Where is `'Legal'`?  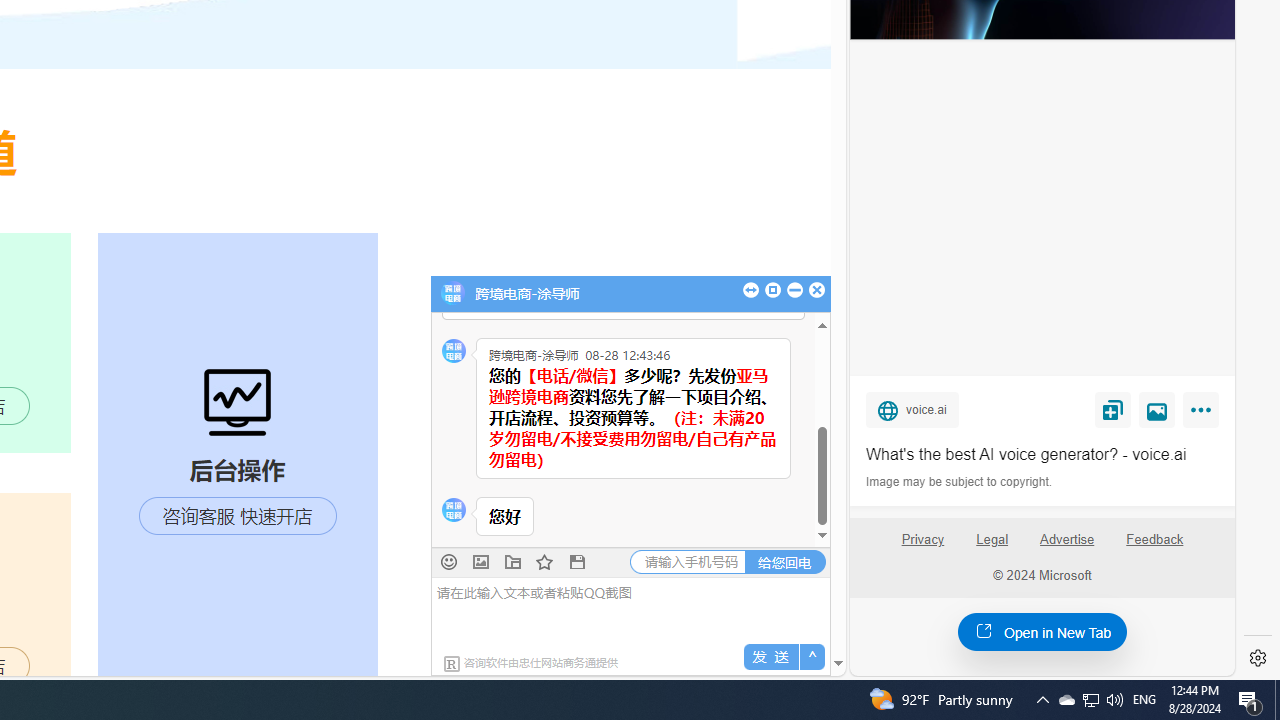 'Legal' is located at coordinates (992, 547).